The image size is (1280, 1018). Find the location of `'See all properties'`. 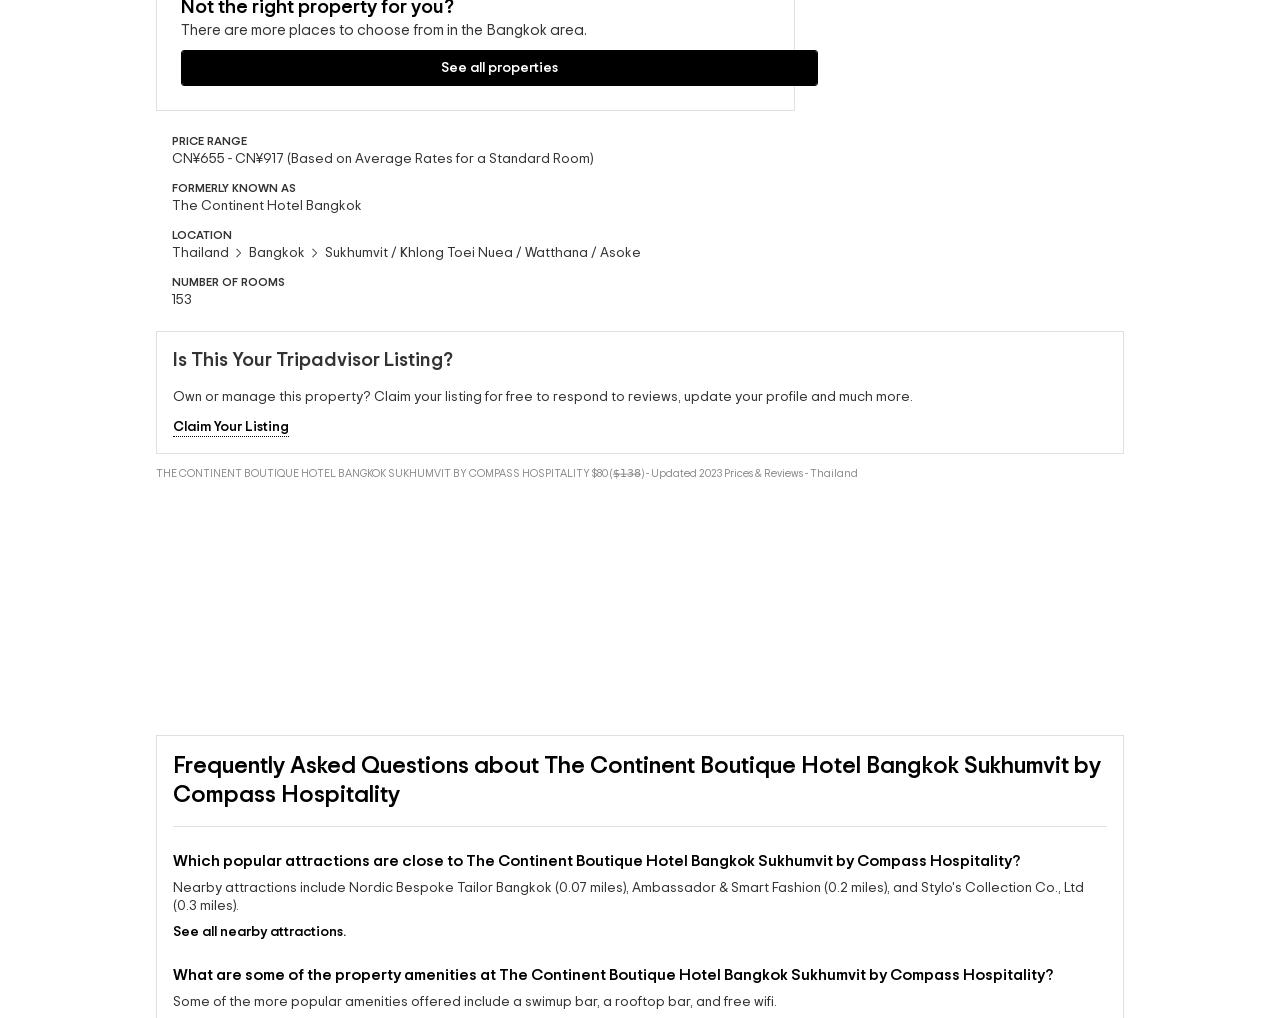

'See all properties' is located at coordinates (198, 136).